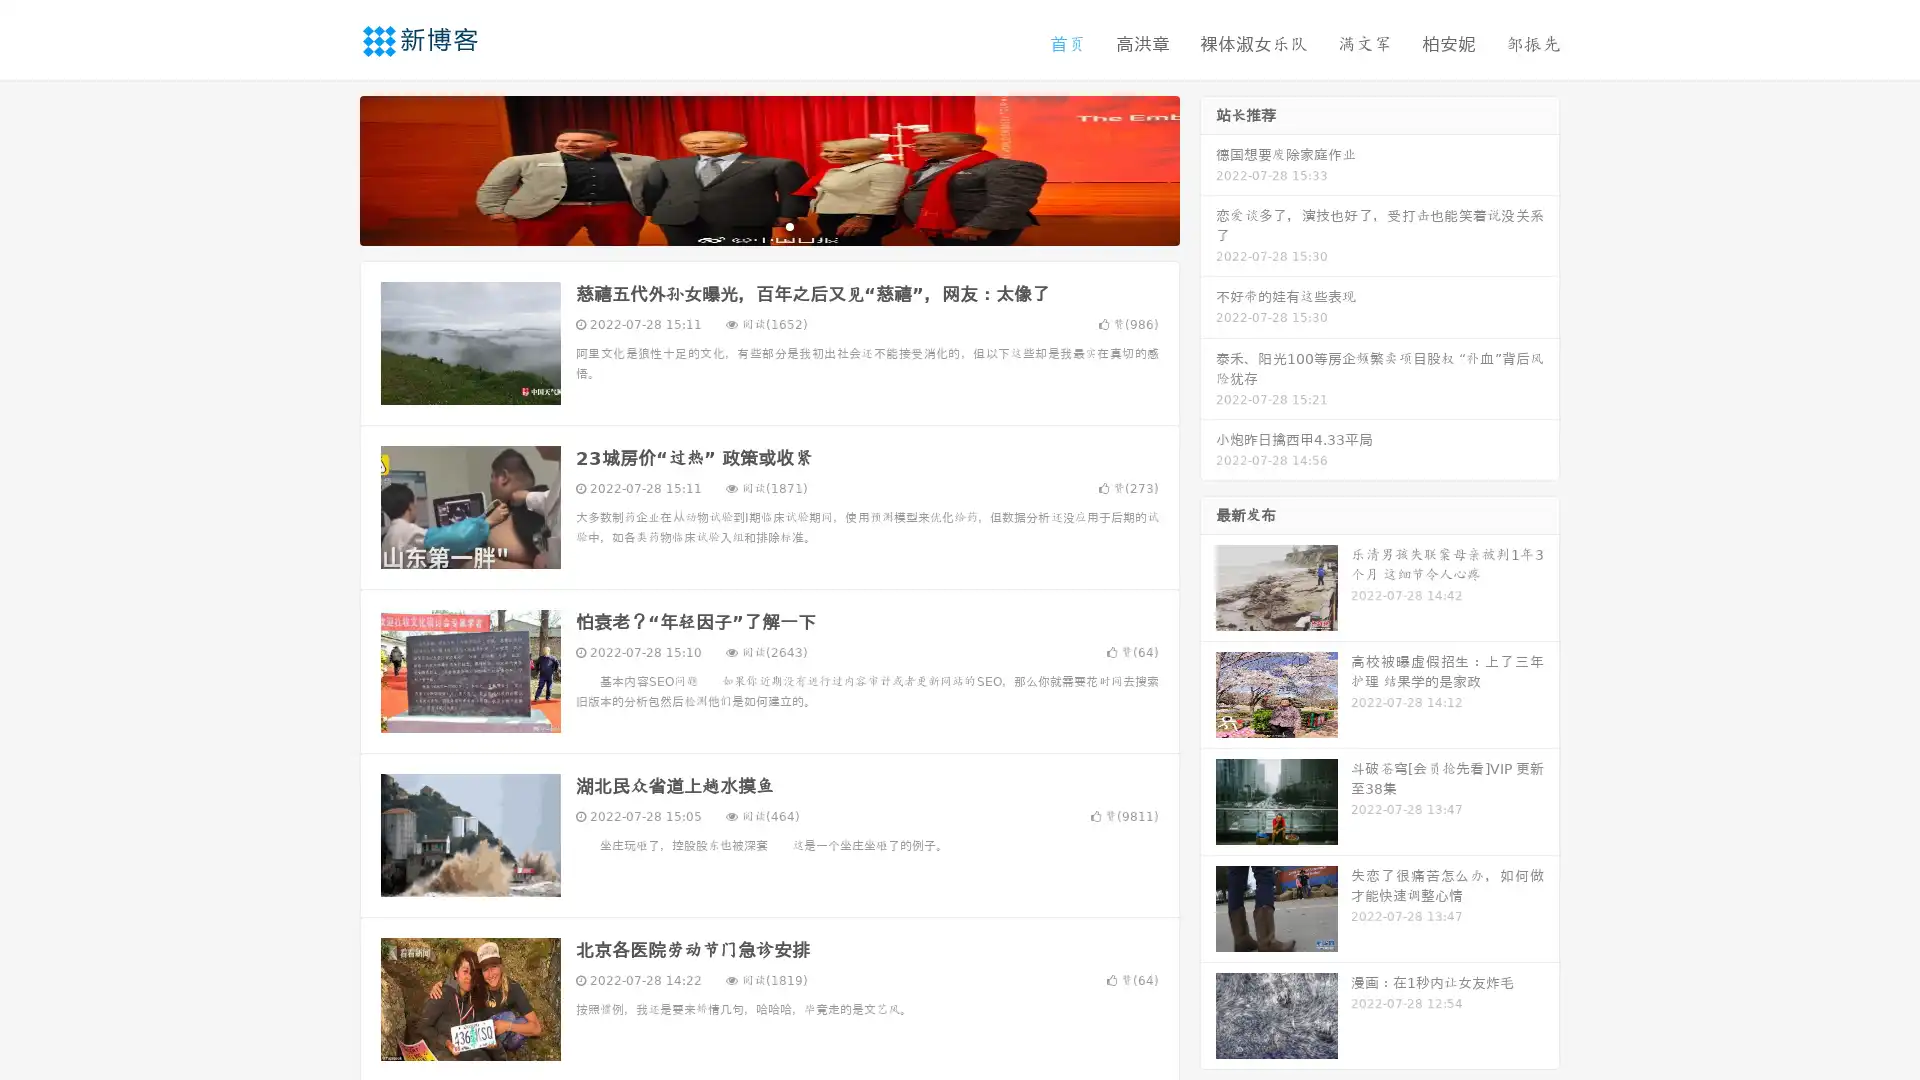 This screenshot has width=1920, height=1080. I want to click on Next slide, so click(1208, 168).